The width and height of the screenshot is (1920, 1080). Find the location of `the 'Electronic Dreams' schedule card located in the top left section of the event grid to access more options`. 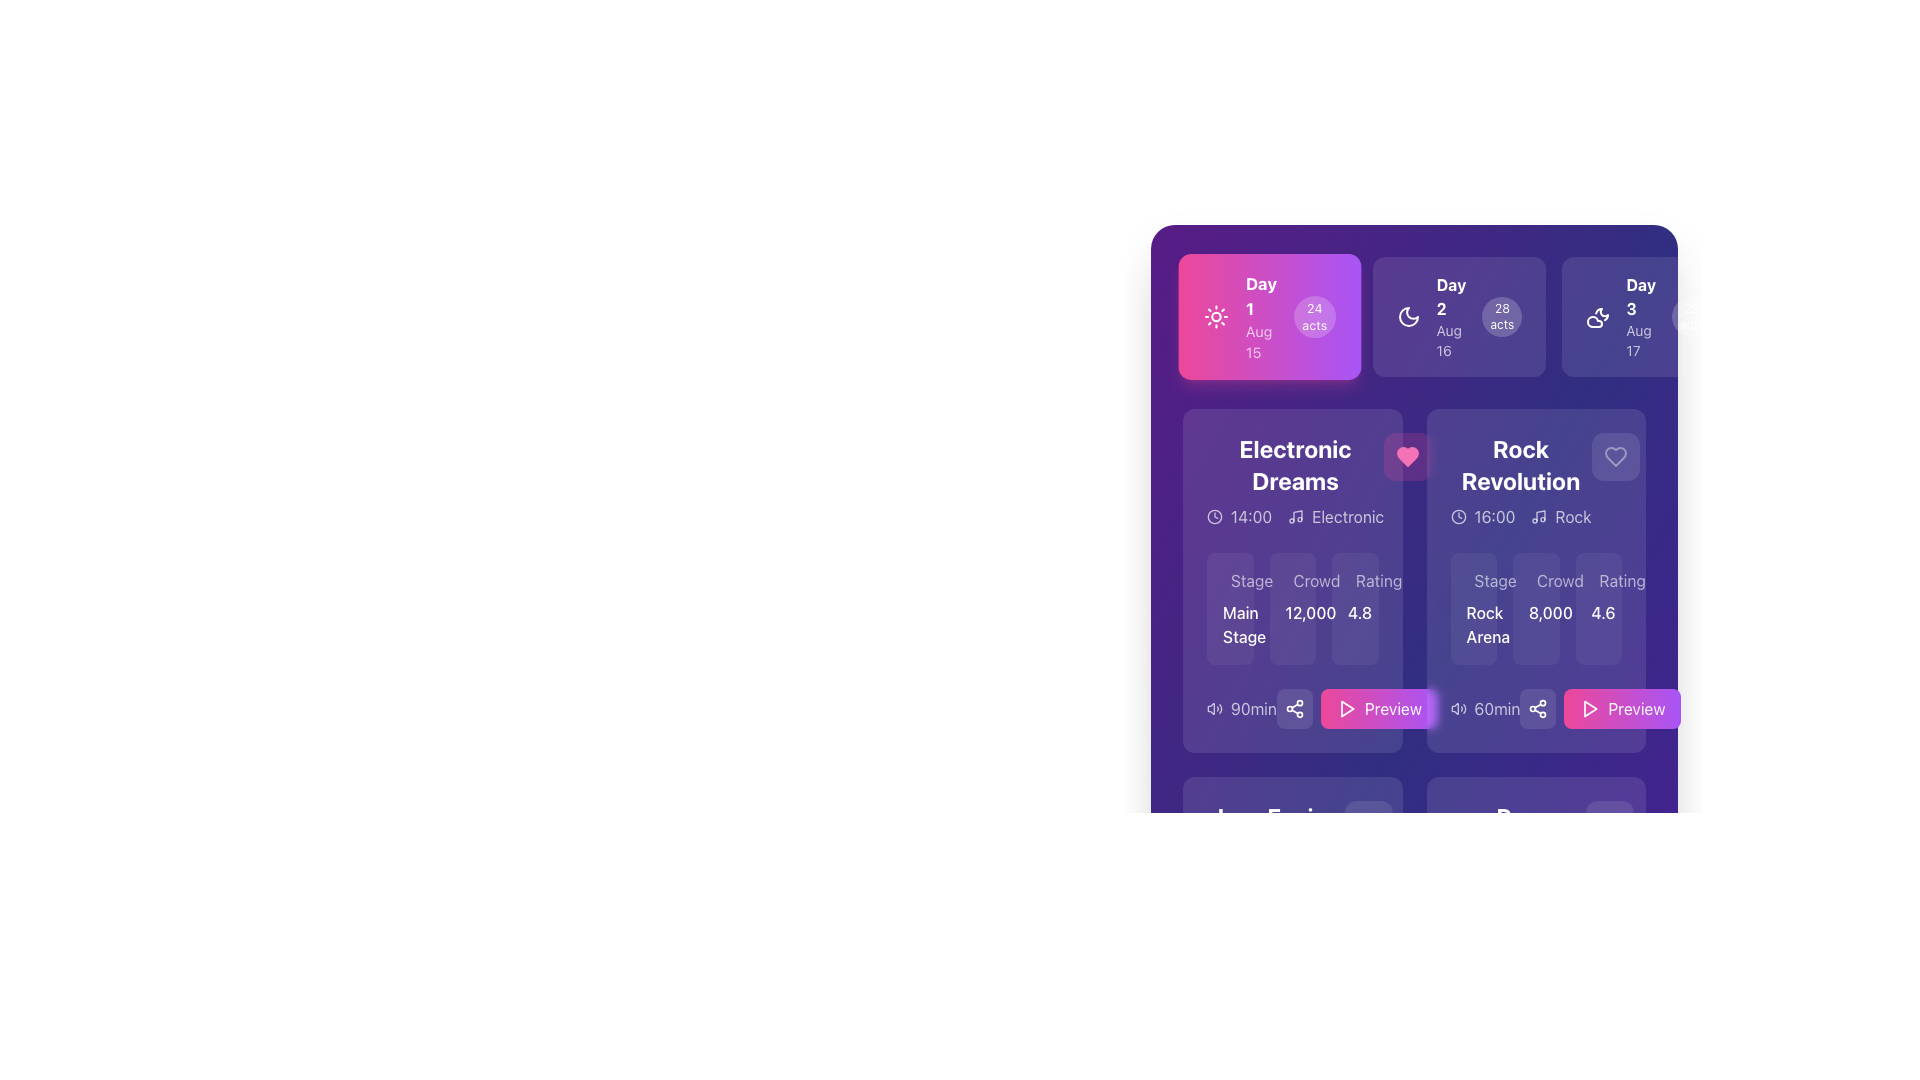

the 'Electronic Dreams' schedule card located in the top left section of the event grid to access more options is located at coordinates (1292, 581).